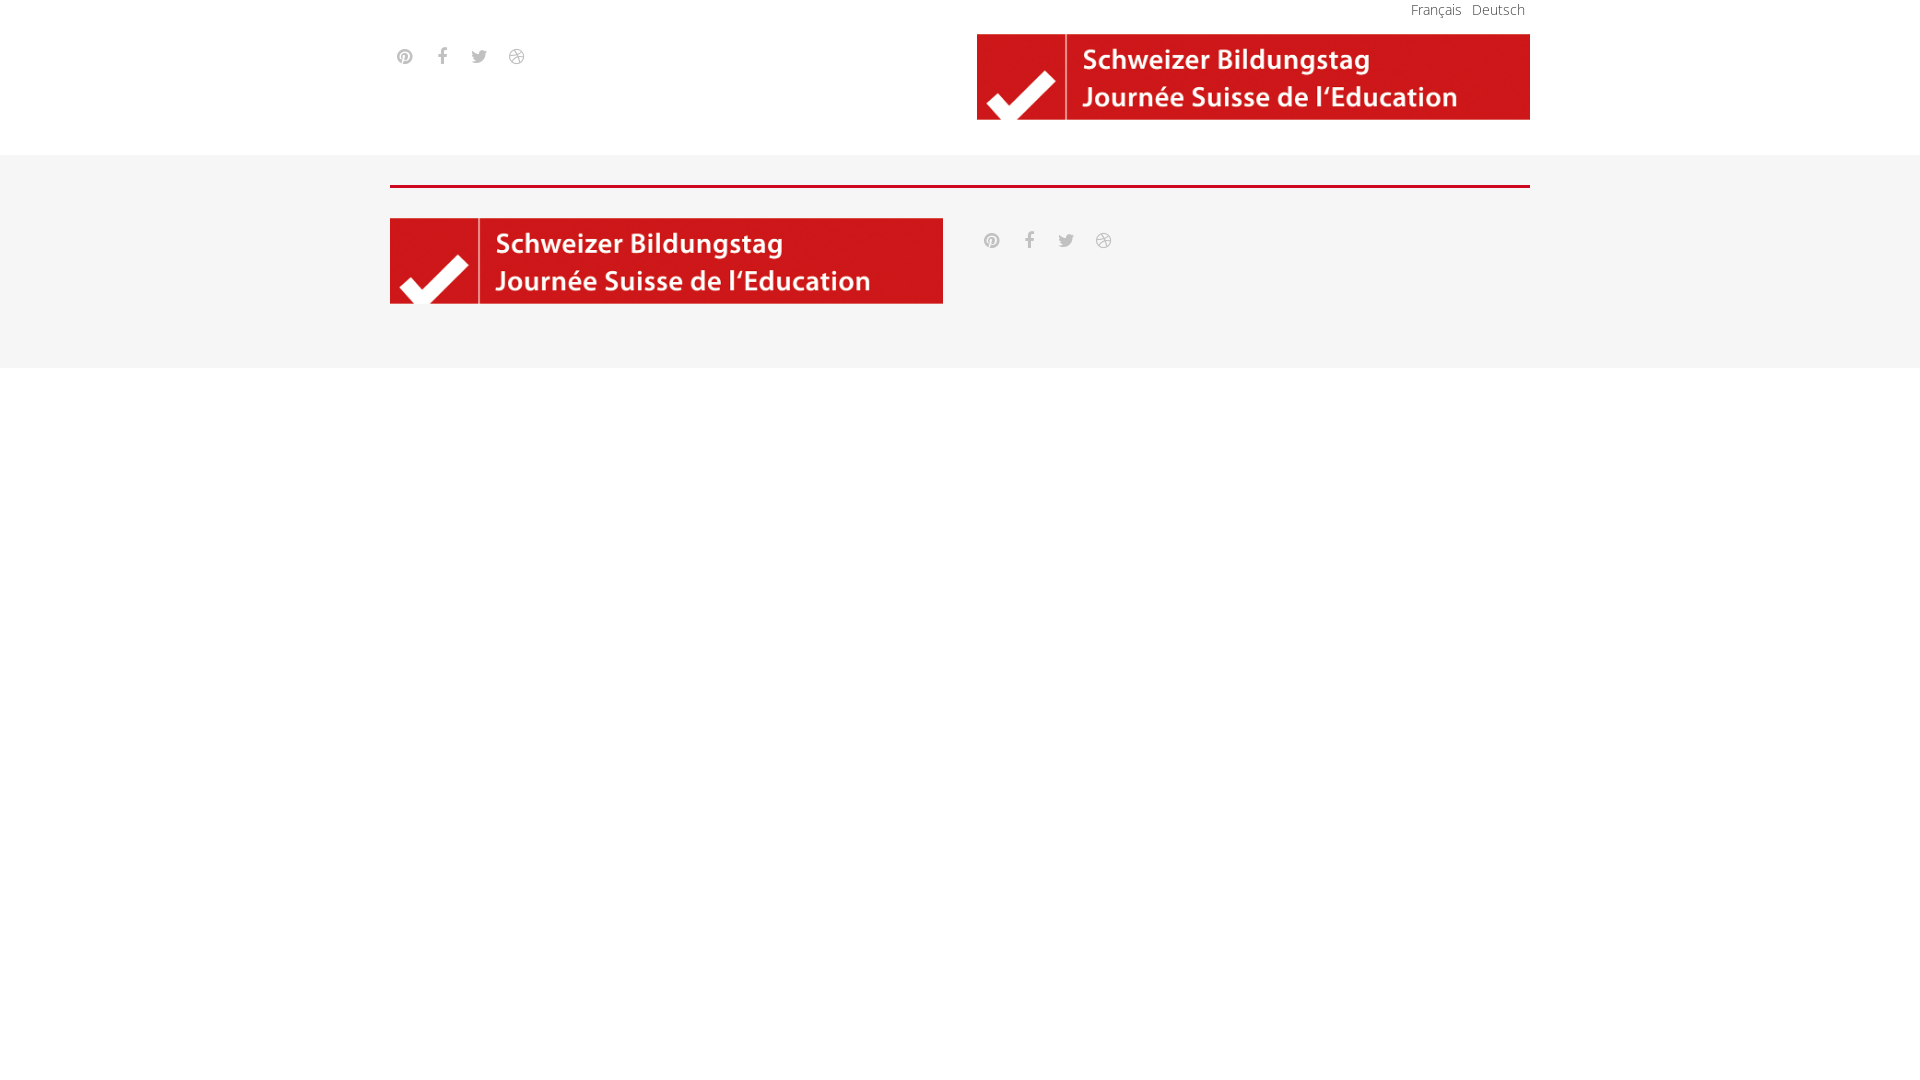 The image size is (1920, 1080). What do you see at coordinates (1472, 9) in the screenshot?
I see `'Deutsch'` at bounding box center [1472, 9].